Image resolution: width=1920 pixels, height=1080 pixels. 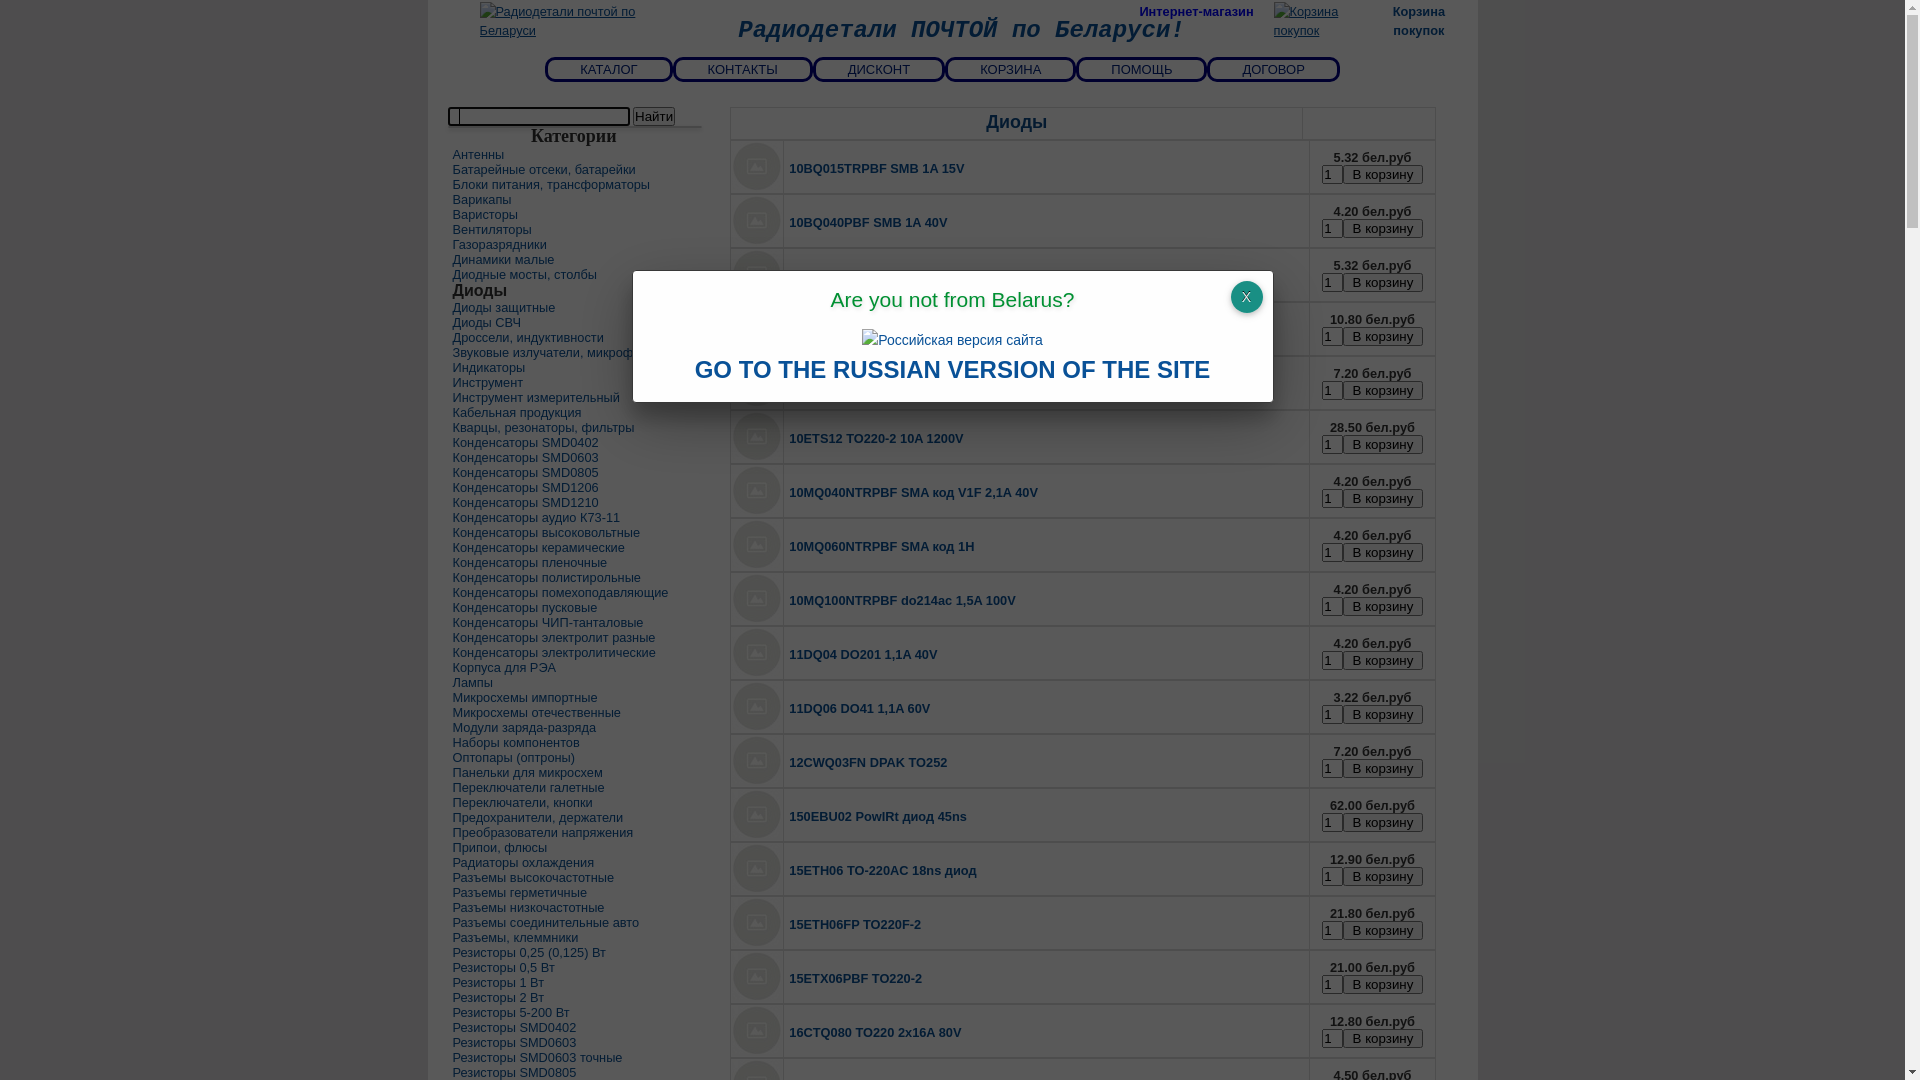 I want to click on 'Close', so click(x=1228, y=297).